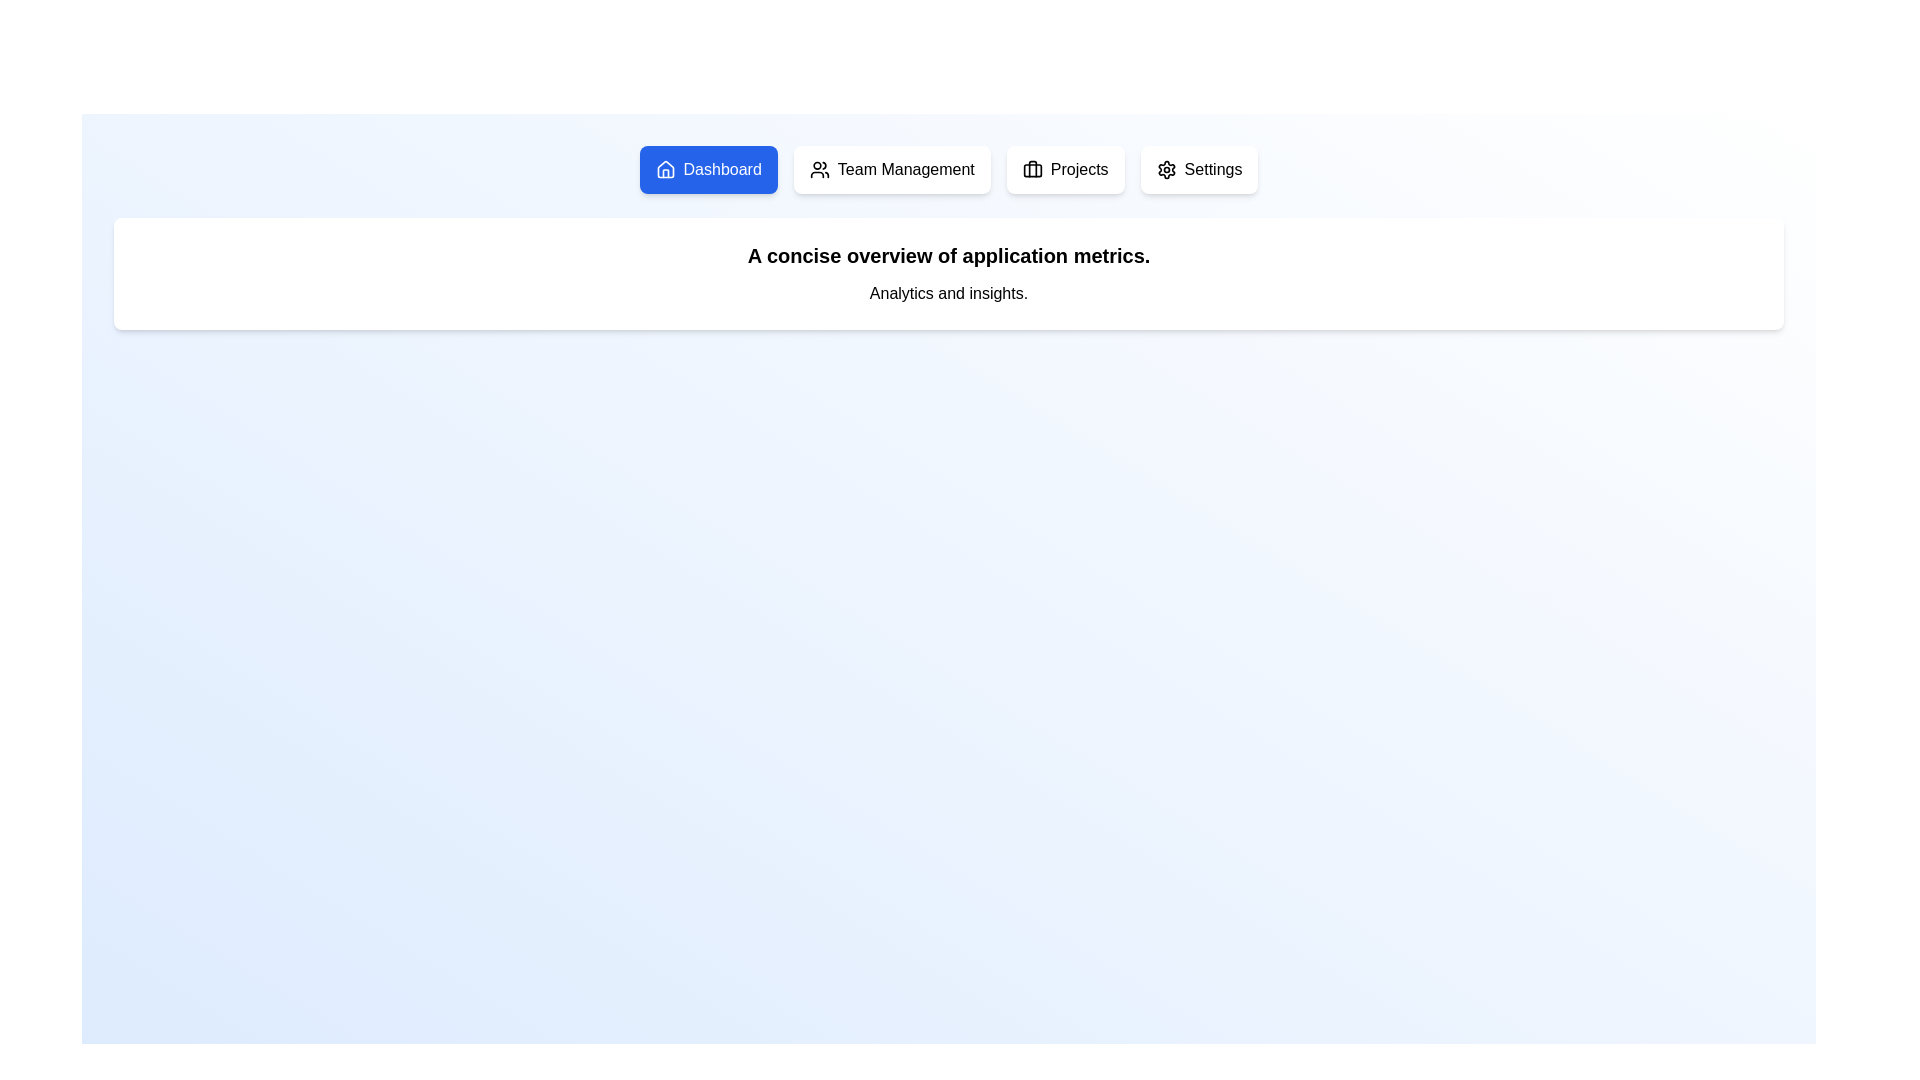  I want to click on the text element in the upper-most navigation bar that serves as a link, so click(1212, 168).